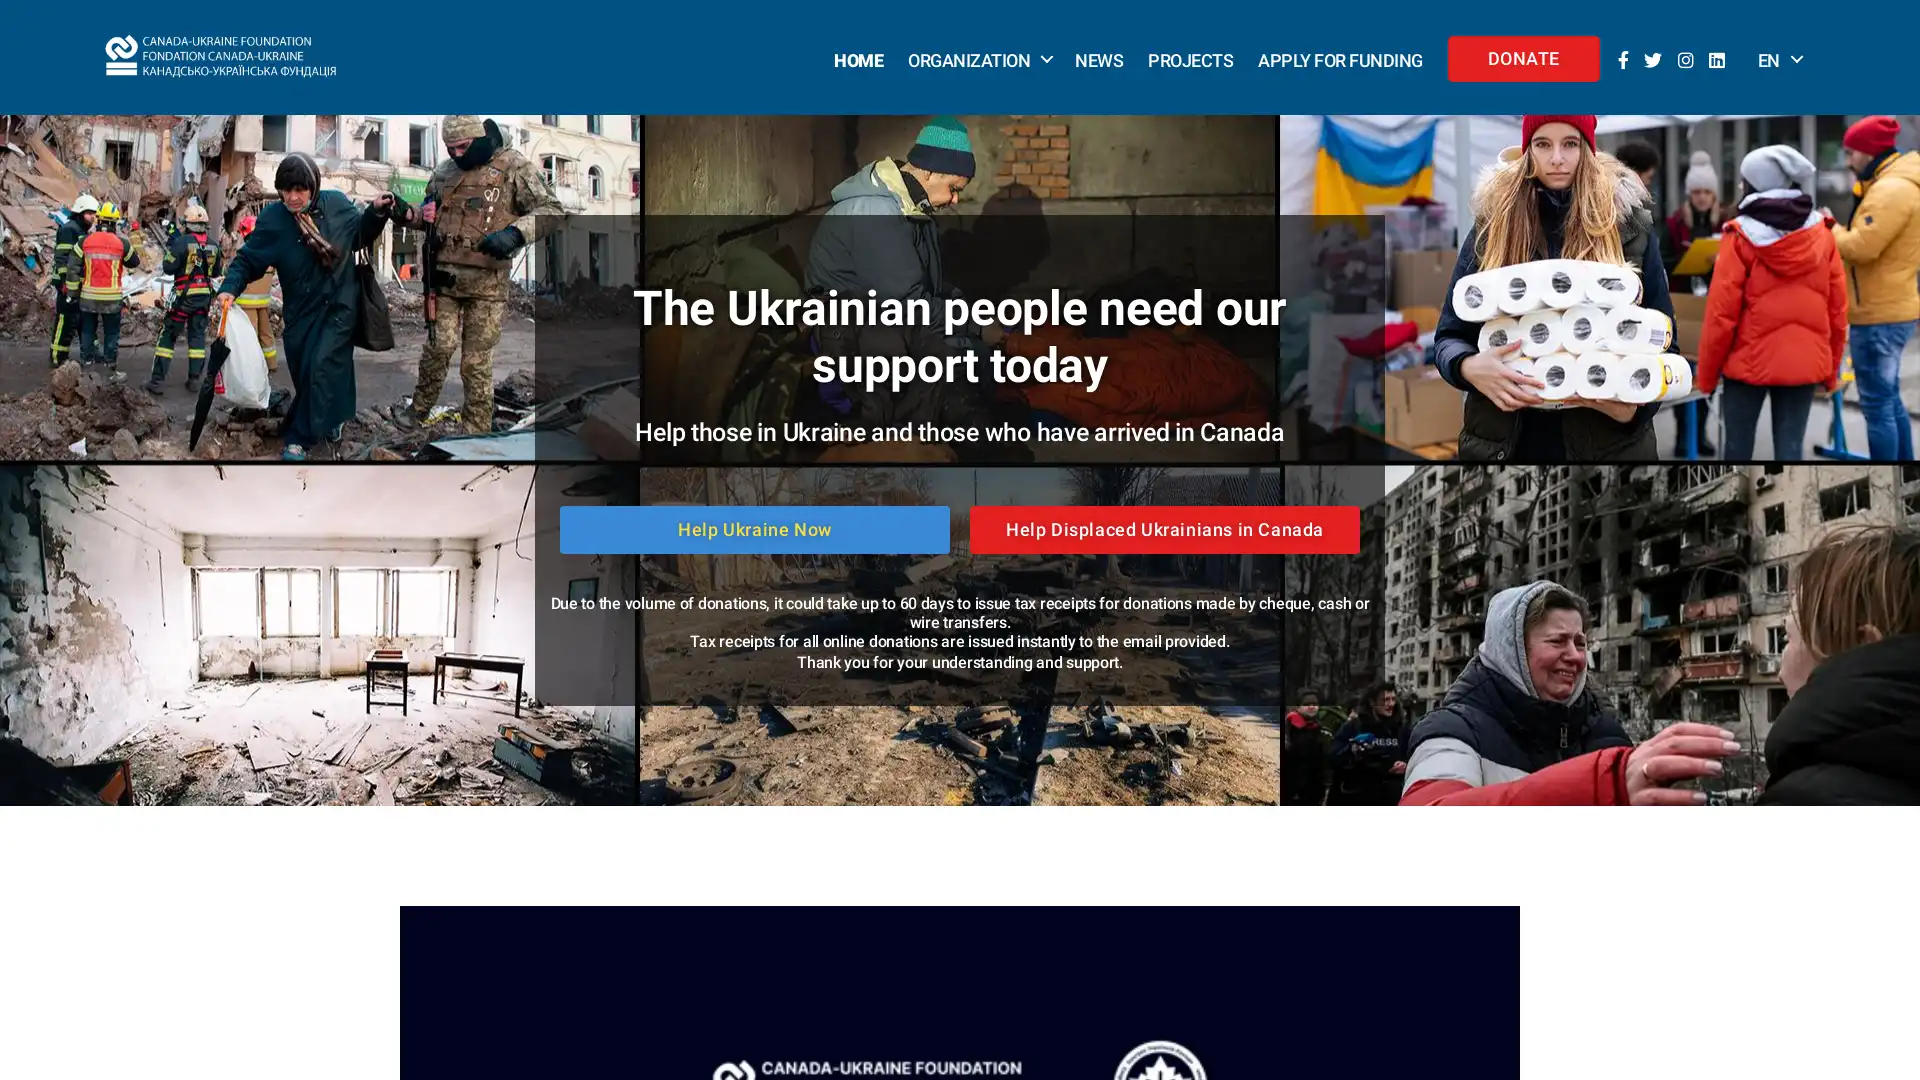 The image size is (1920, 1080). I want to click on Help Ukraine Now, so click(753, 528).